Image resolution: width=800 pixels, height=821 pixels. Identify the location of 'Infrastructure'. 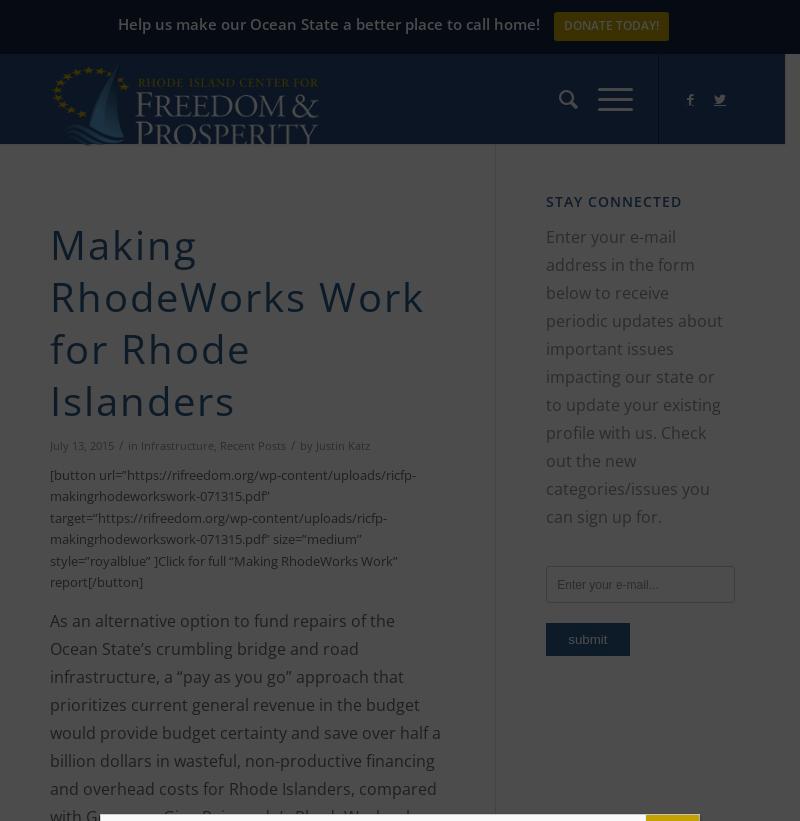
(176, 444).